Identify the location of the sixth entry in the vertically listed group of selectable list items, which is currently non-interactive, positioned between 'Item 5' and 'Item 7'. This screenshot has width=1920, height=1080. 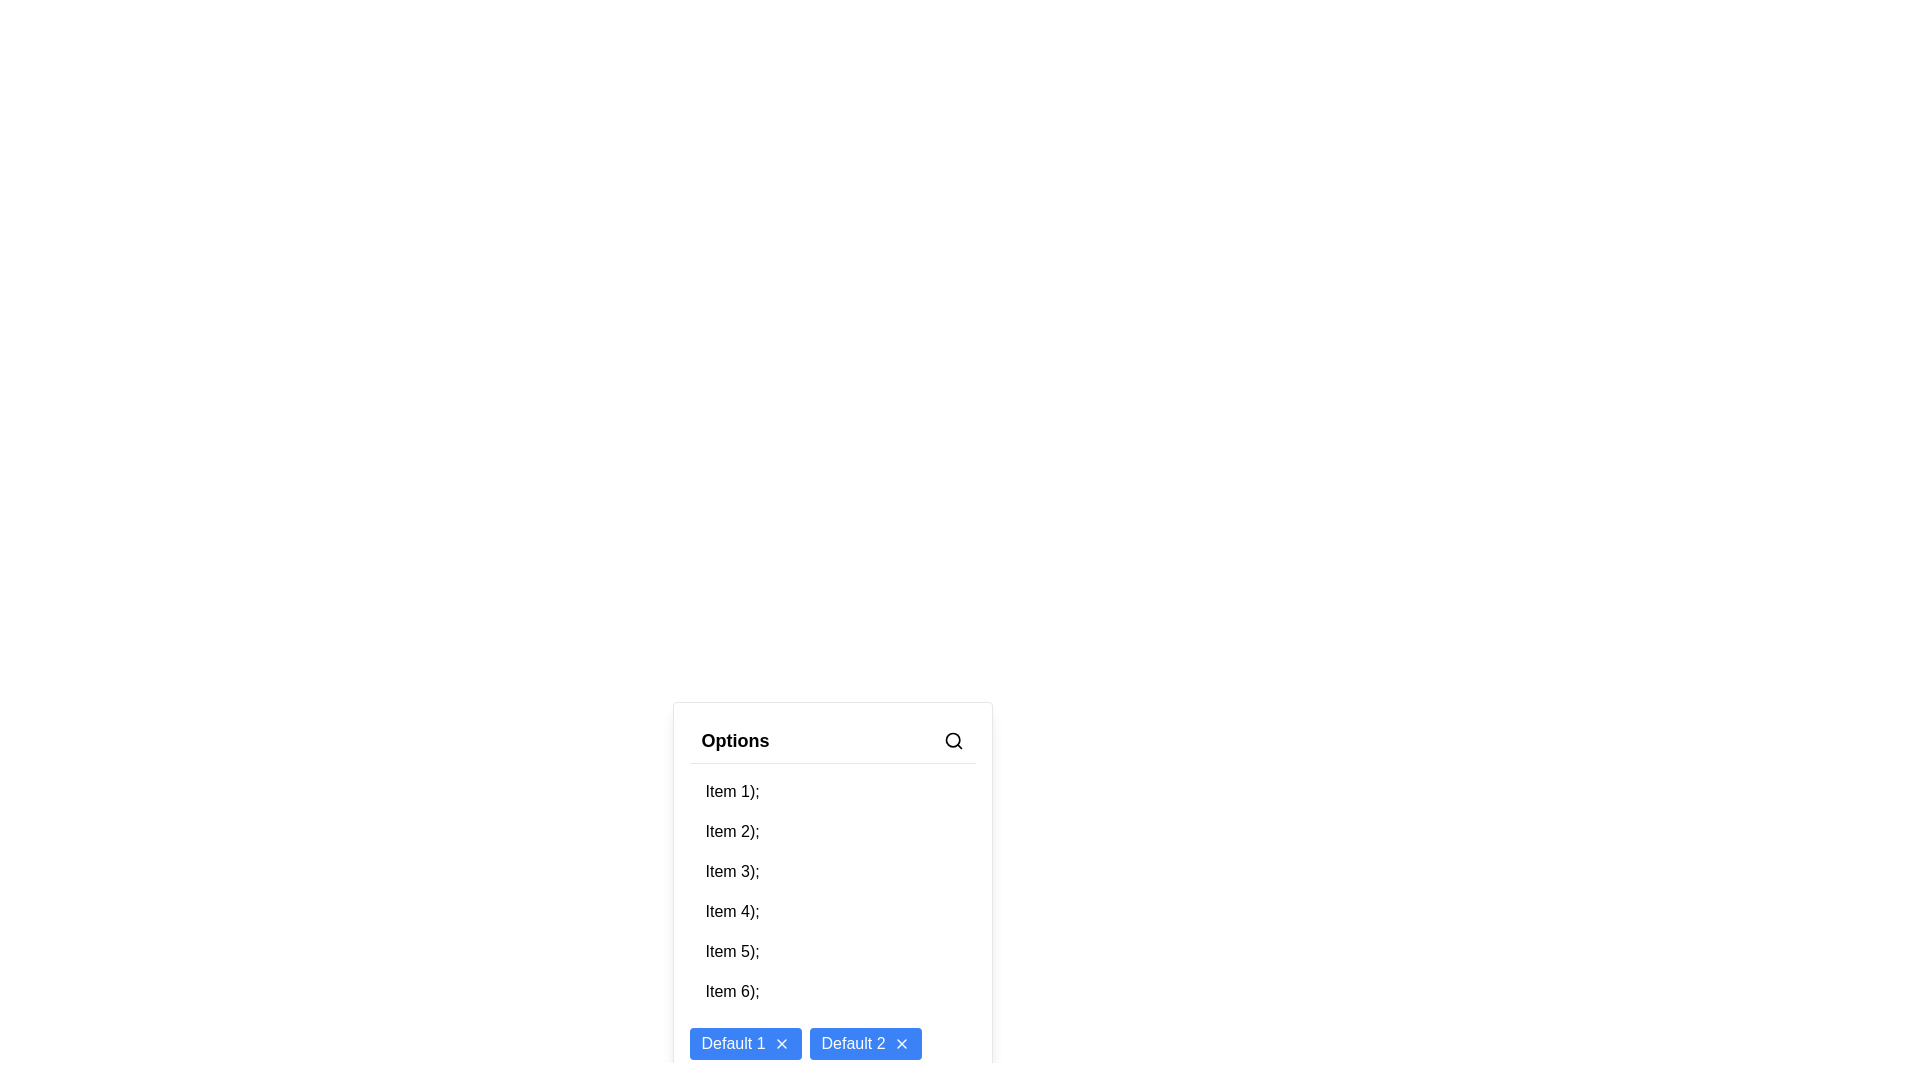
(832, 991).